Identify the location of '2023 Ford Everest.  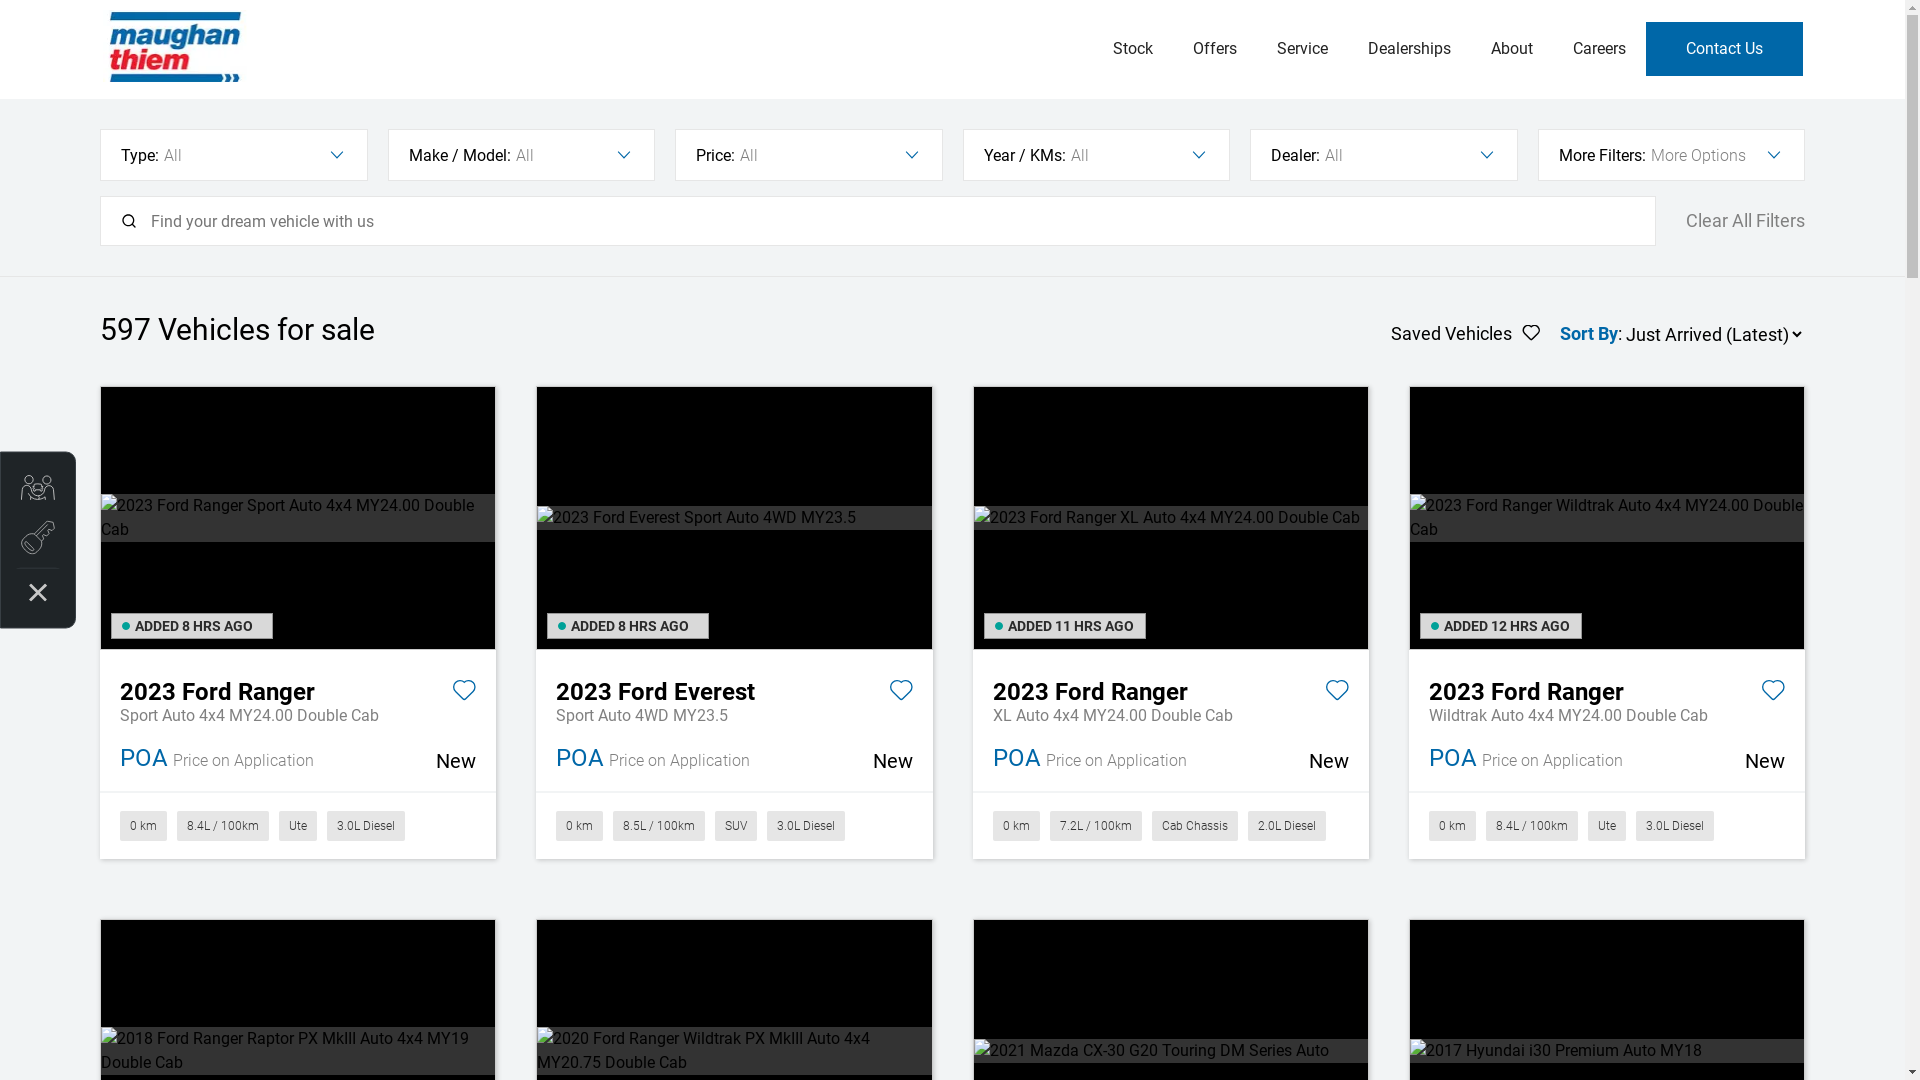
(733, 688).